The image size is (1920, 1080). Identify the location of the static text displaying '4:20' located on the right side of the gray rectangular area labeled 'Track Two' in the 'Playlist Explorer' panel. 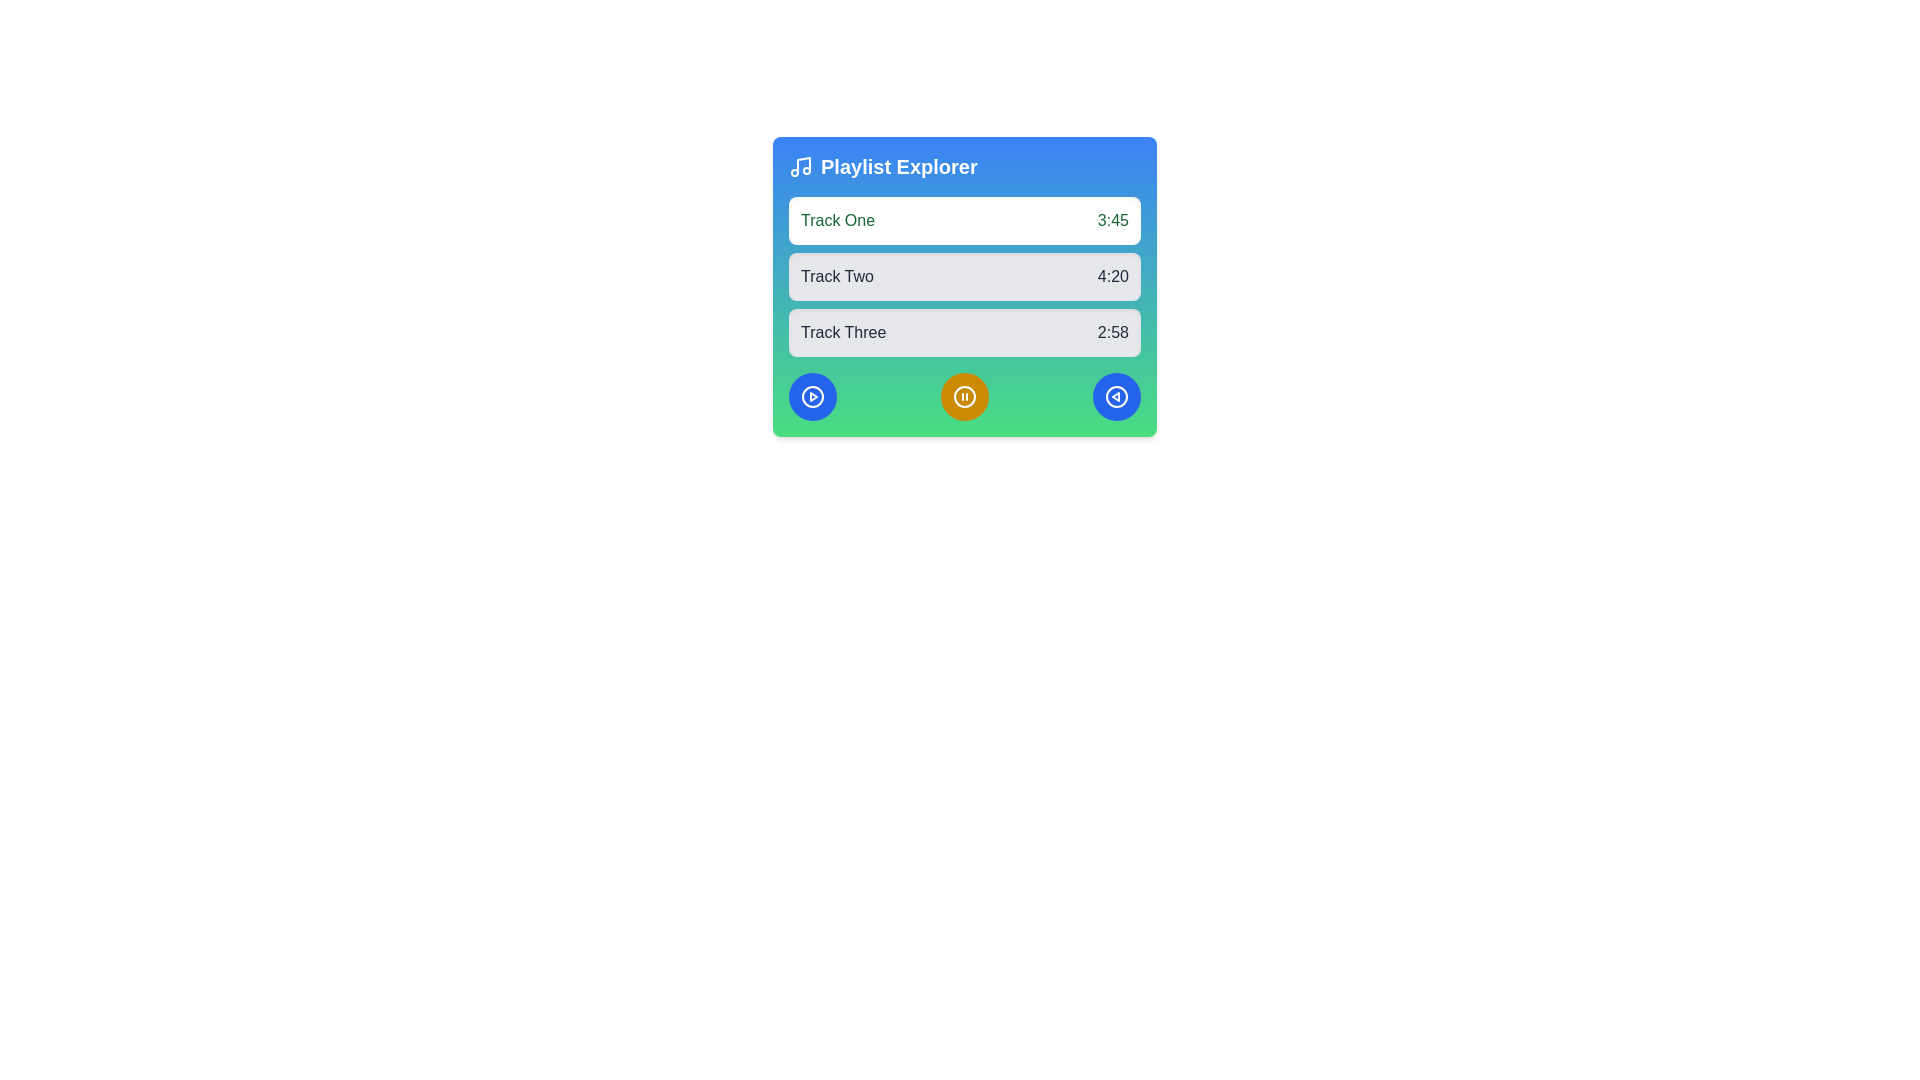
(1112, 277).